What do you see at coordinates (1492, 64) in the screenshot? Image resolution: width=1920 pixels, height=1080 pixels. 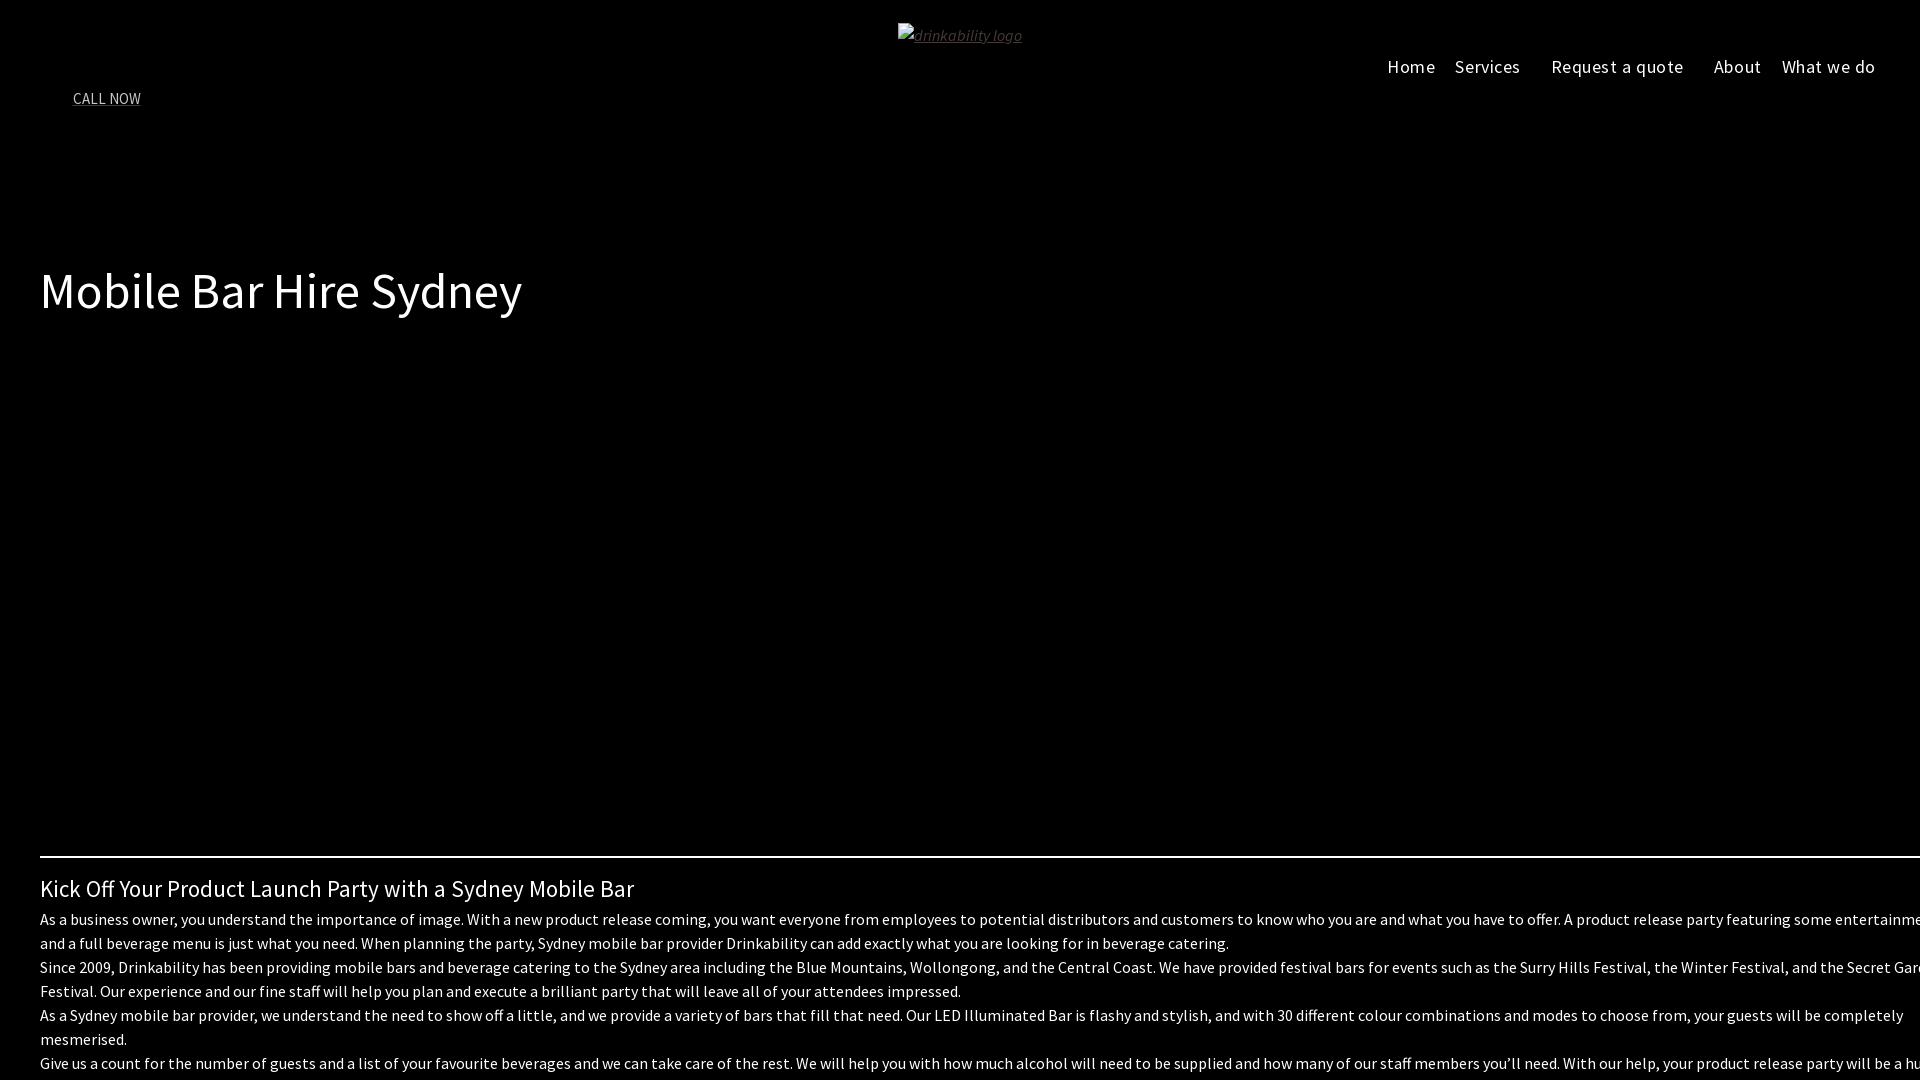 I see `'Services'` at bounding box center [1492, 64].